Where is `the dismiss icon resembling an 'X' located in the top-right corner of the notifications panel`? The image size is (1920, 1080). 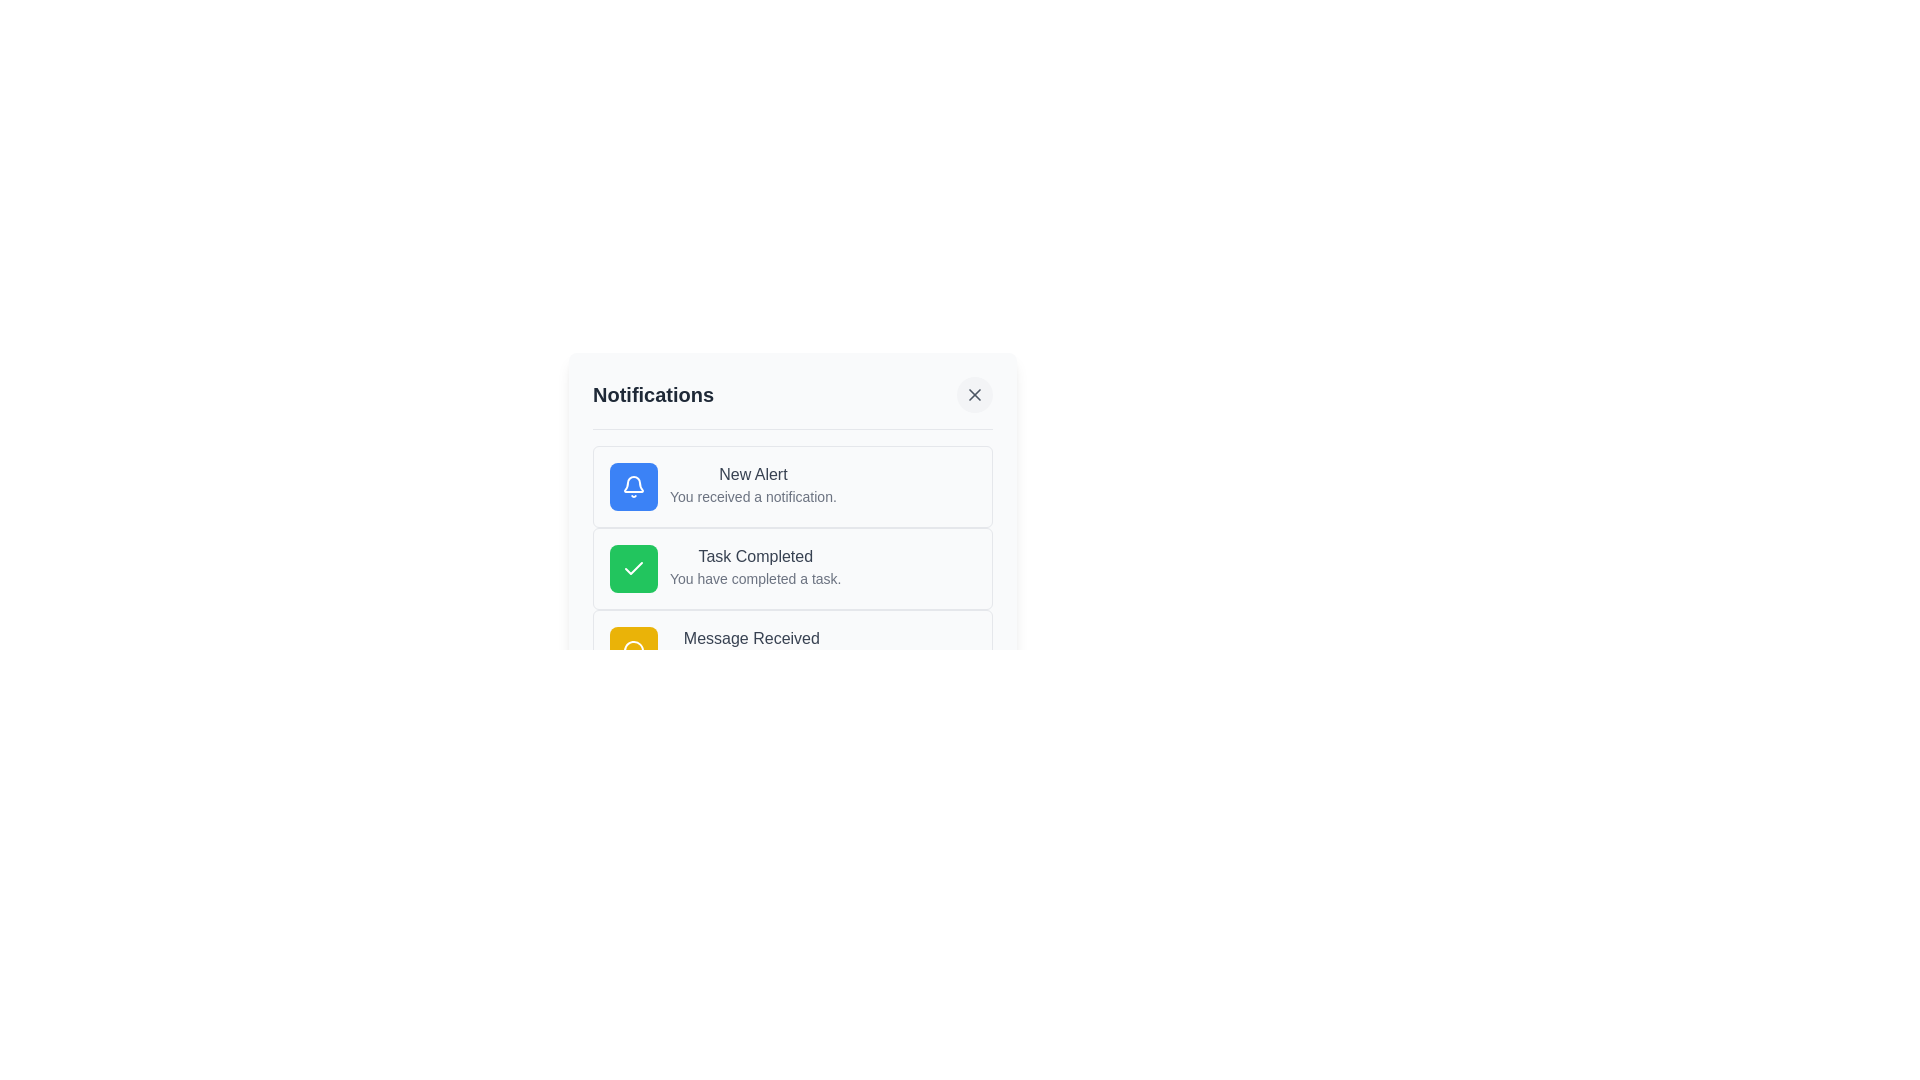
the dismiss icon resembling an 'X' located in the top-right corner of the notifications panel is located at coordinates (974, 394).